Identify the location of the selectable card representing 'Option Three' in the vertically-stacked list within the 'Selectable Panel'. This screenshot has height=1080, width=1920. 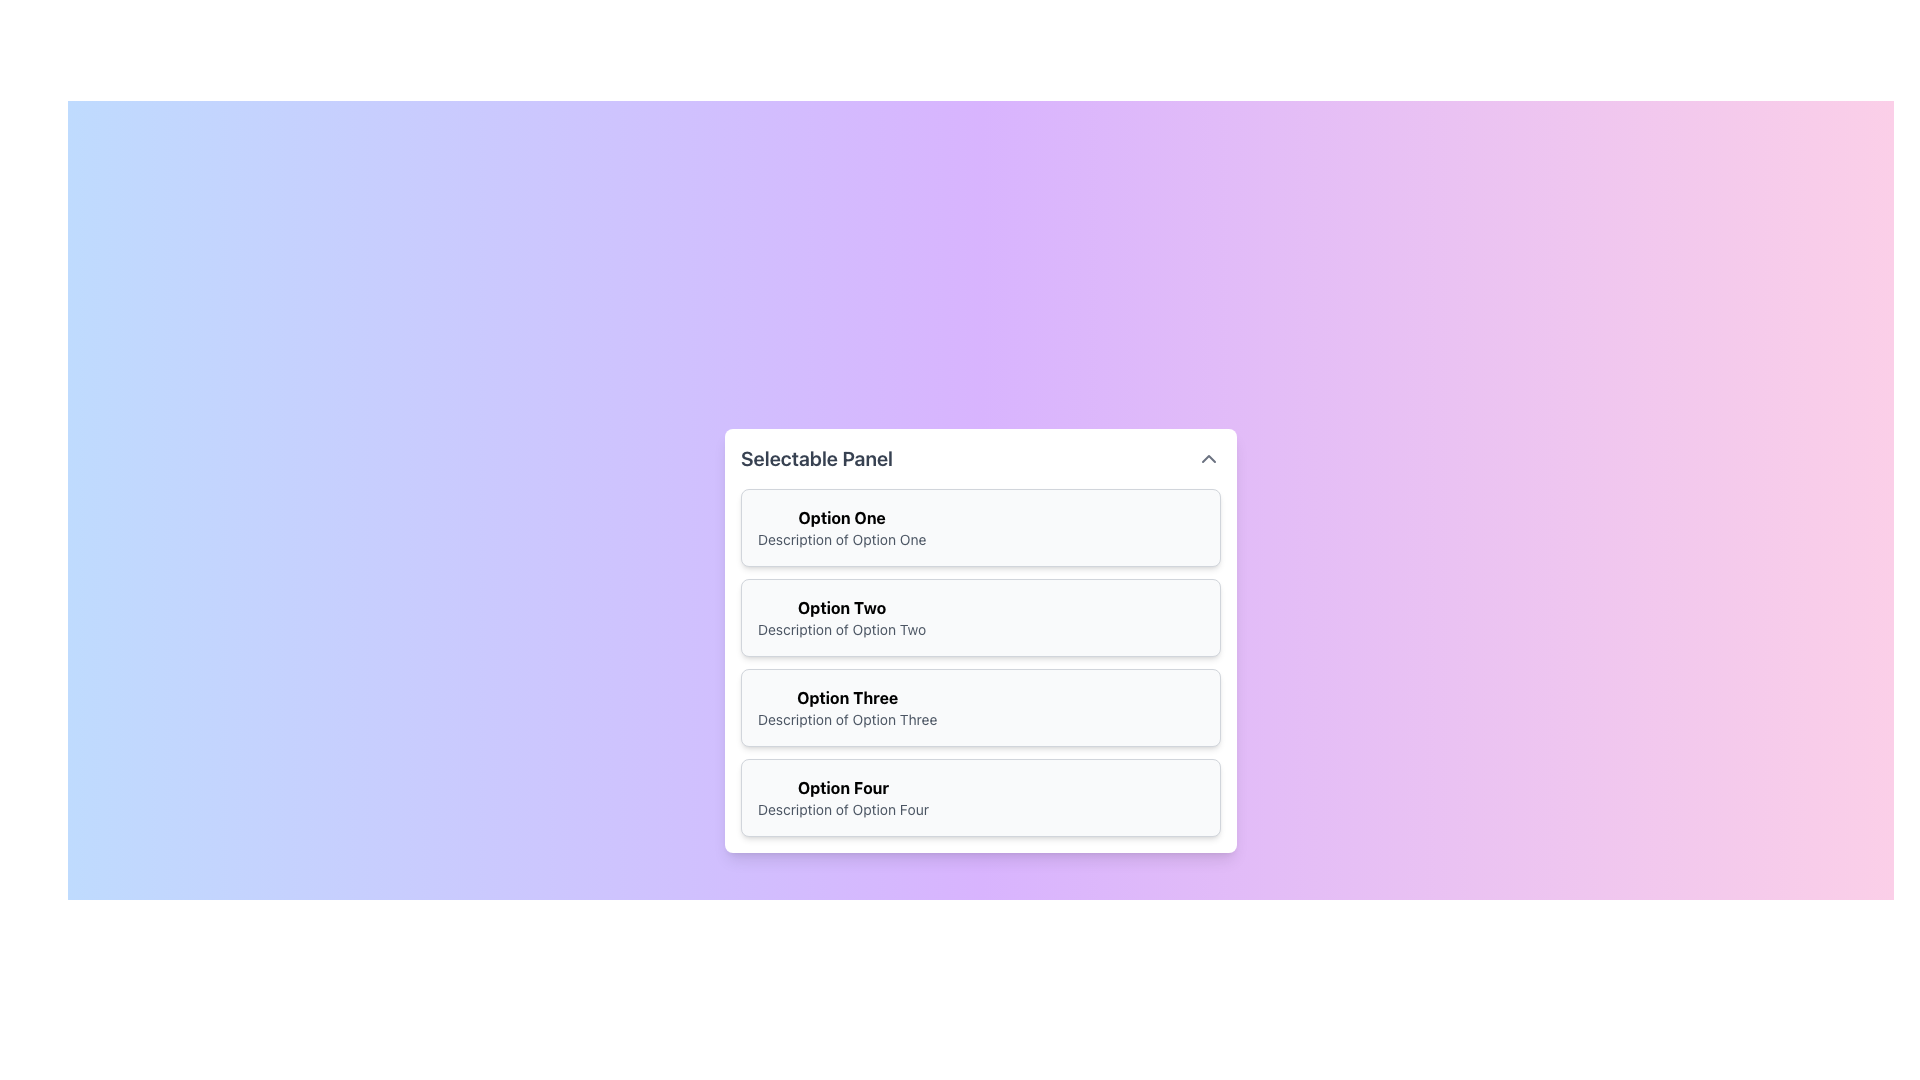
(980, 707).